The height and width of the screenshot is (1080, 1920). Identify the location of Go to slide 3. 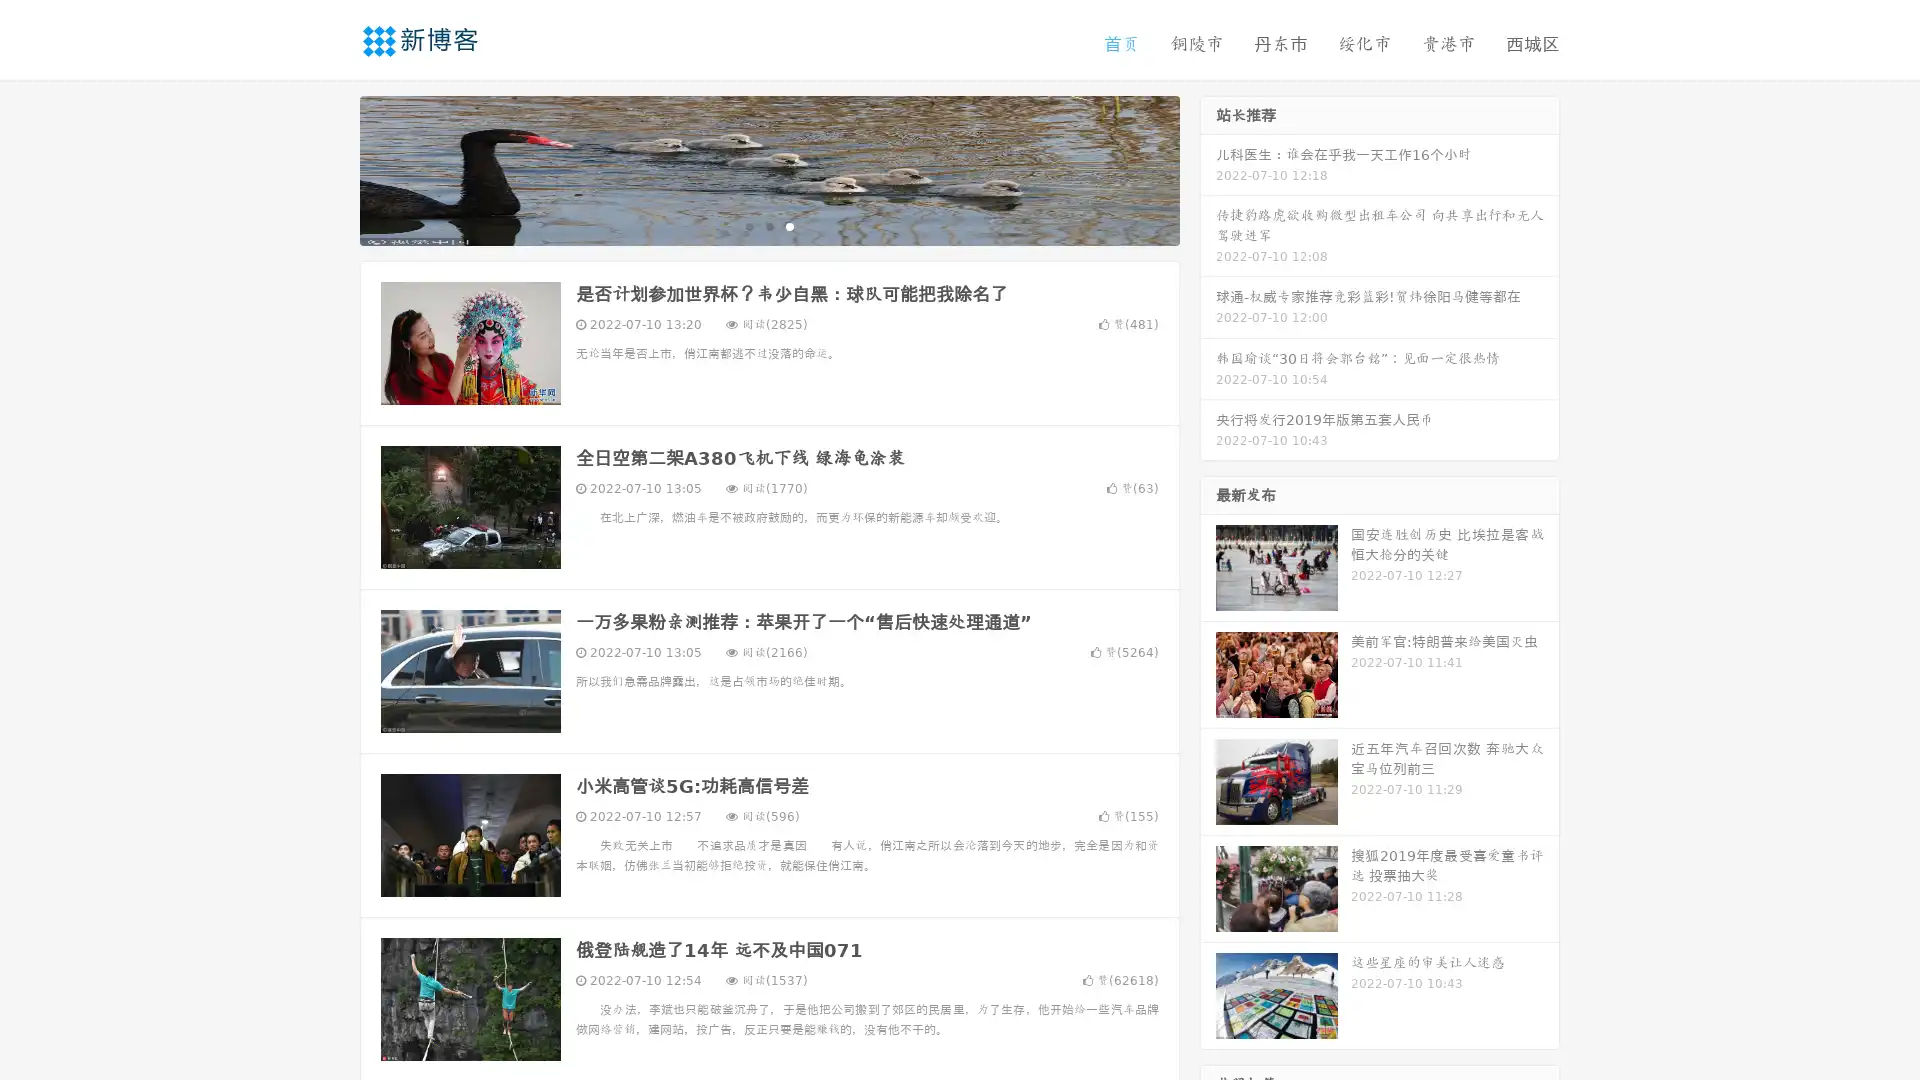
(789, 225).